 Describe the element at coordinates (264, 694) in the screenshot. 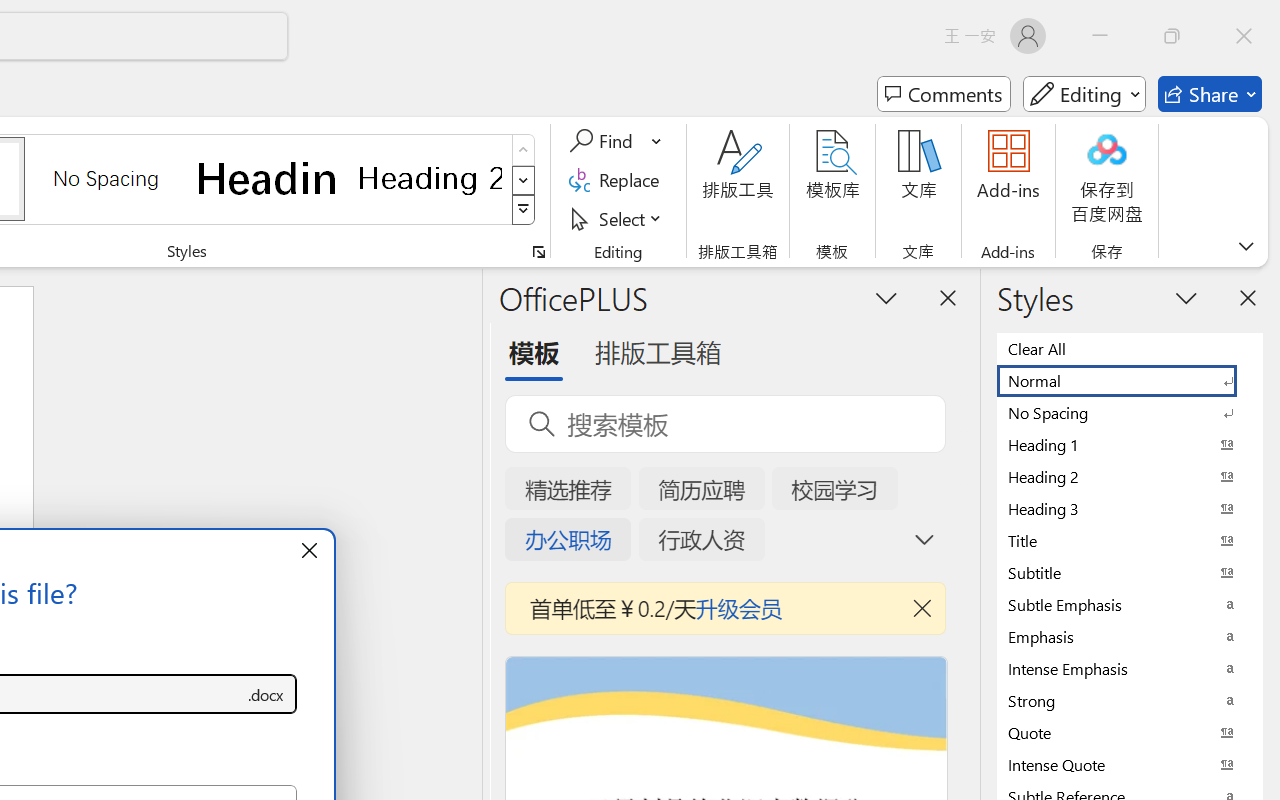

I see `'Save as type'` at that location.